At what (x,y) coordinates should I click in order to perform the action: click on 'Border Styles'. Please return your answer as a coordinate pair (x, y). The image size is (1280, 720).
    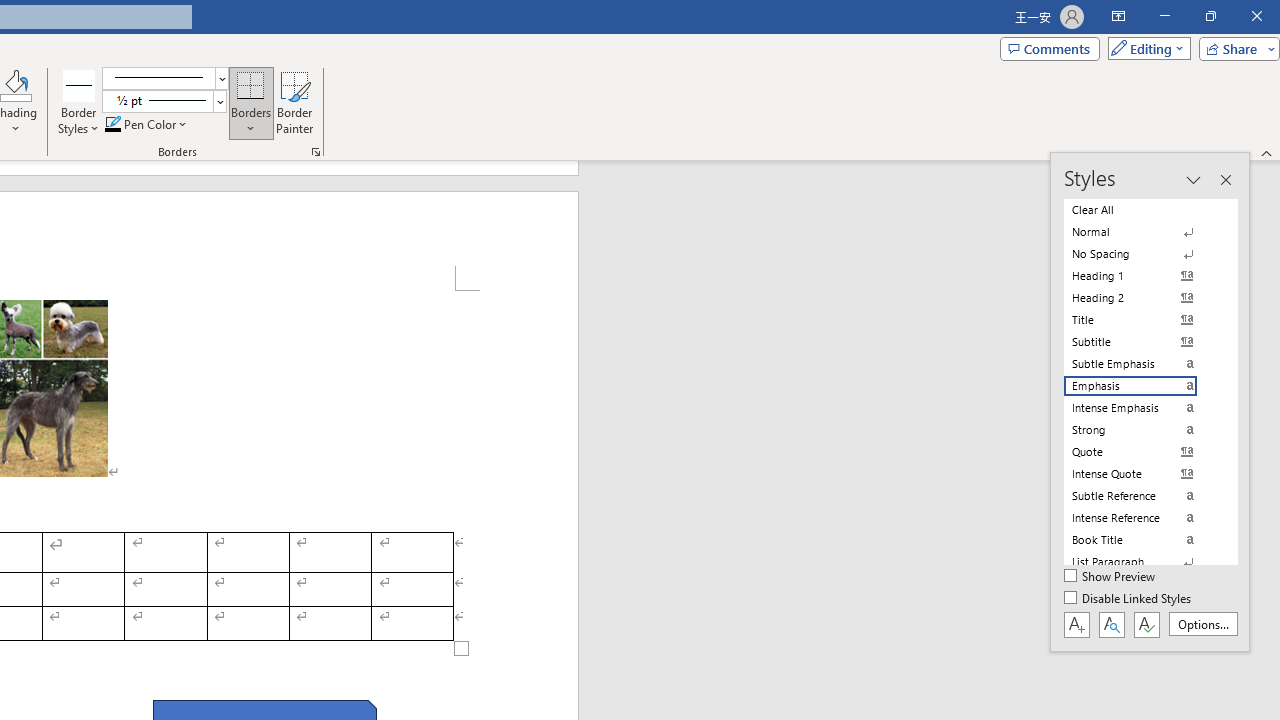
    Looking at the image, I should click on (79, 84).